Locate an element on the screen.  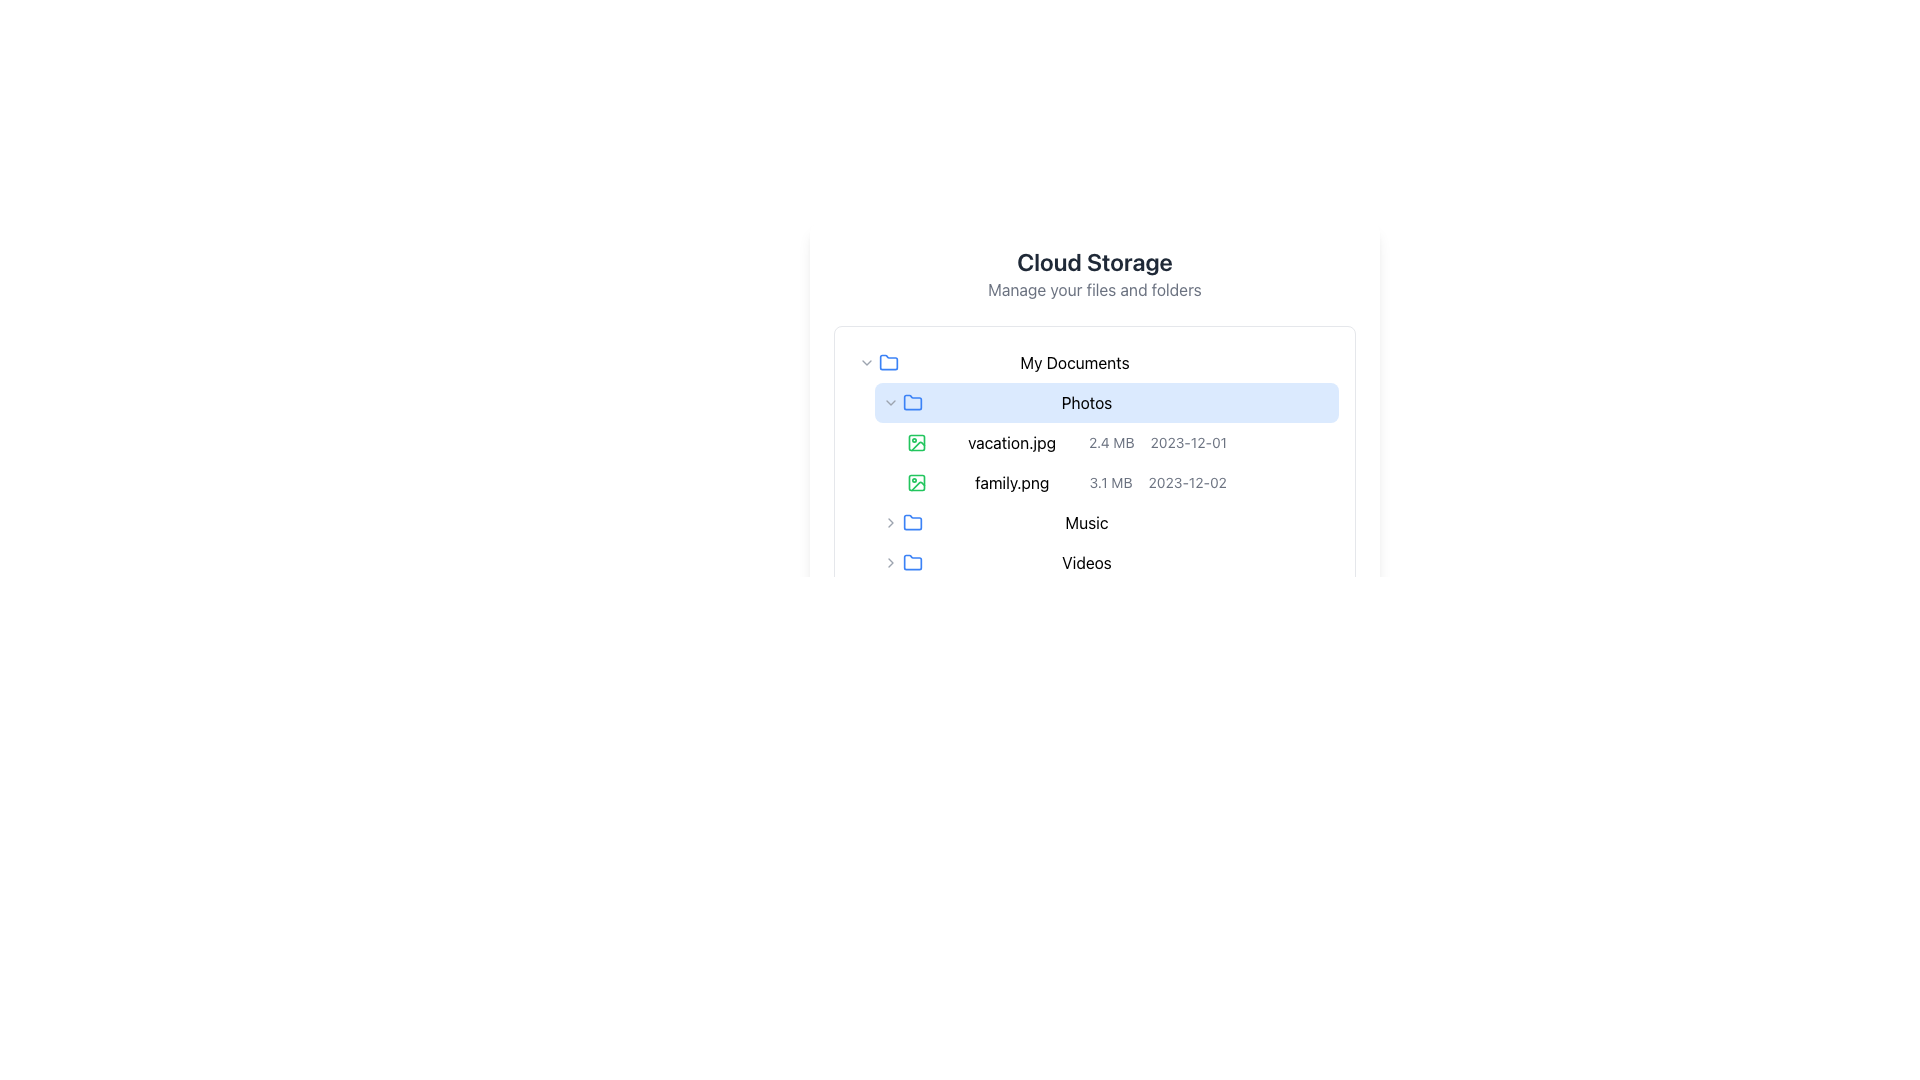
the folder icon beside the 'Music' label is located at coordinates (911, 522).